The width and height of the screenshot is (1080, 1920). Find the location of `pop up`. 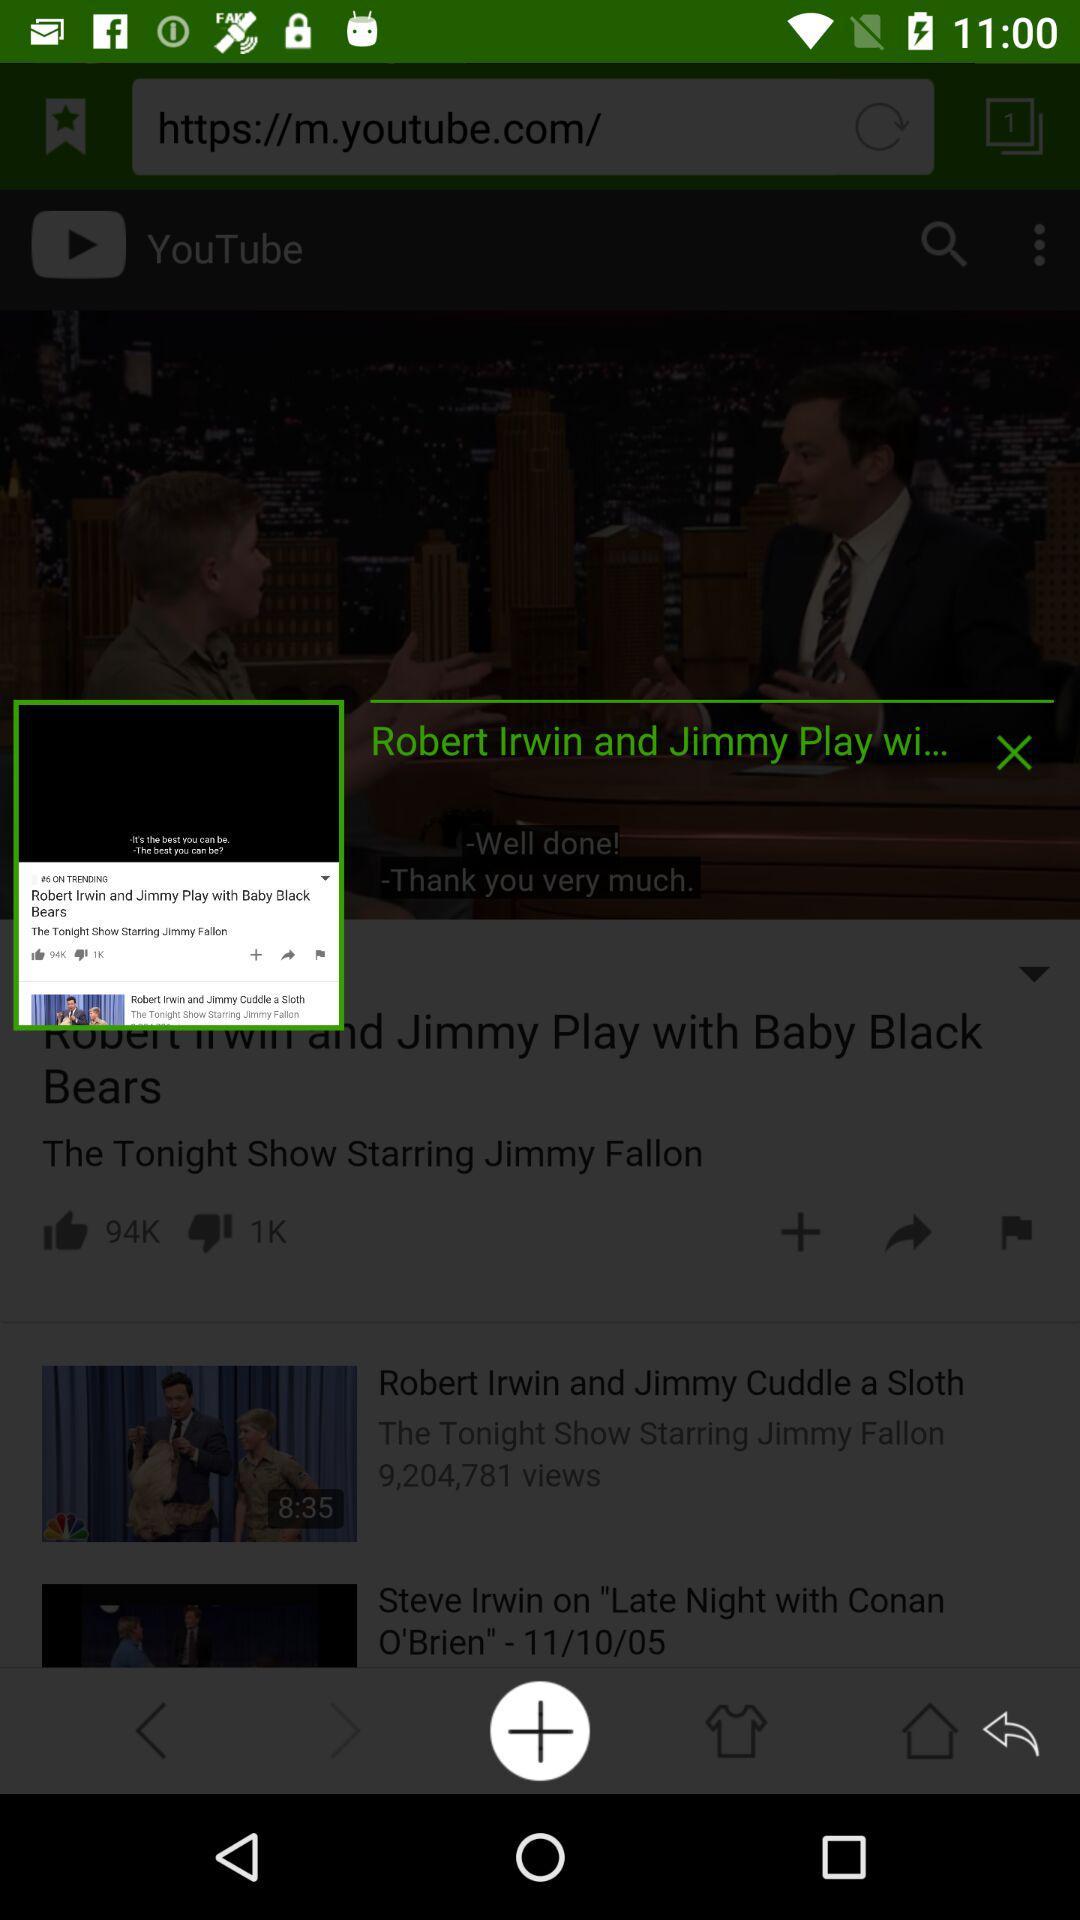

pop up is located at coordinates (1014, 751).